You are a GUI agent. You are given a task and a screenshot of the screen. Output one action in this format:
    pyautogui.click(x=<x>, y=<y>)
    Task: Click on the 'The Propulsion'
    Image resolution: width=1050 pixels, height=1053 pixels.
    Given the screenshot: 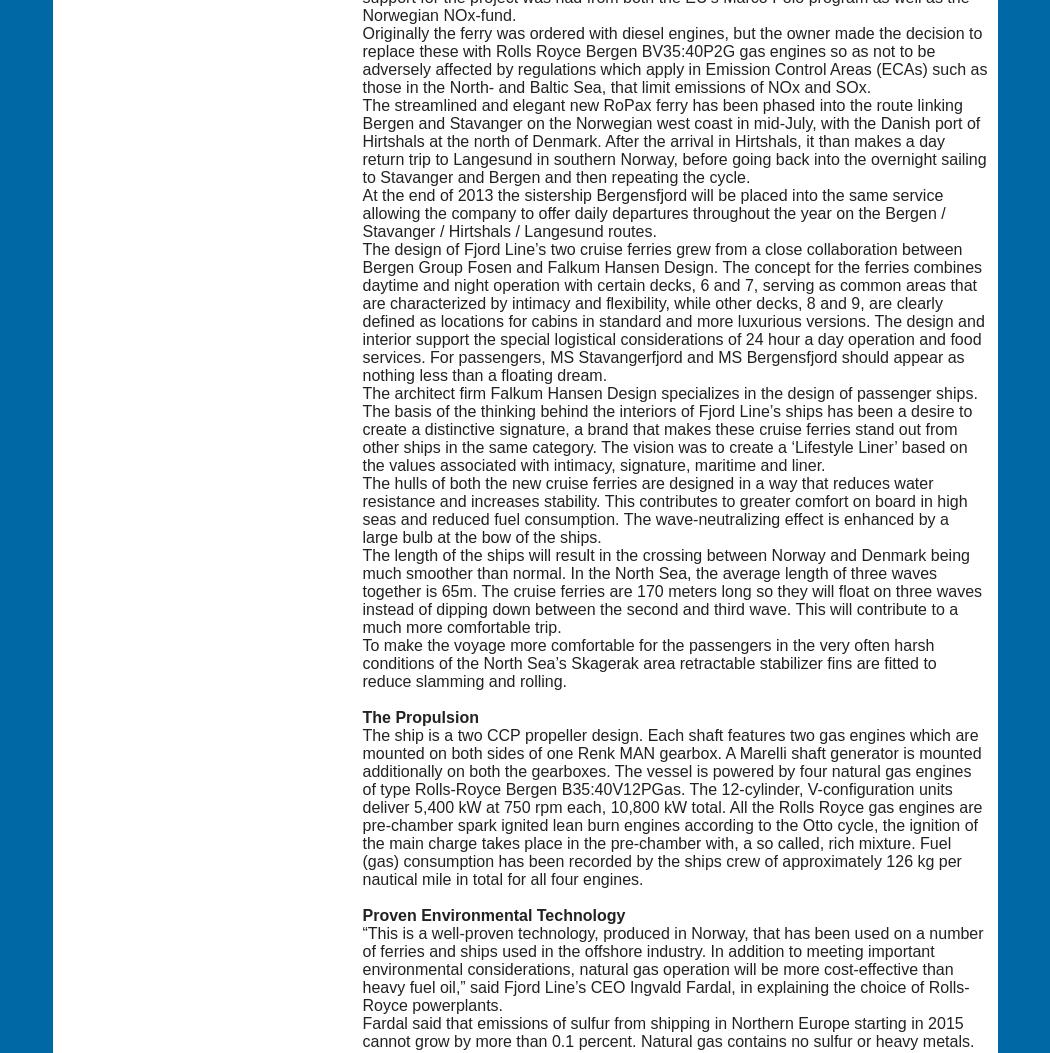 What is the action you would take?
    pyautogui.click(x=419, y=716)
    